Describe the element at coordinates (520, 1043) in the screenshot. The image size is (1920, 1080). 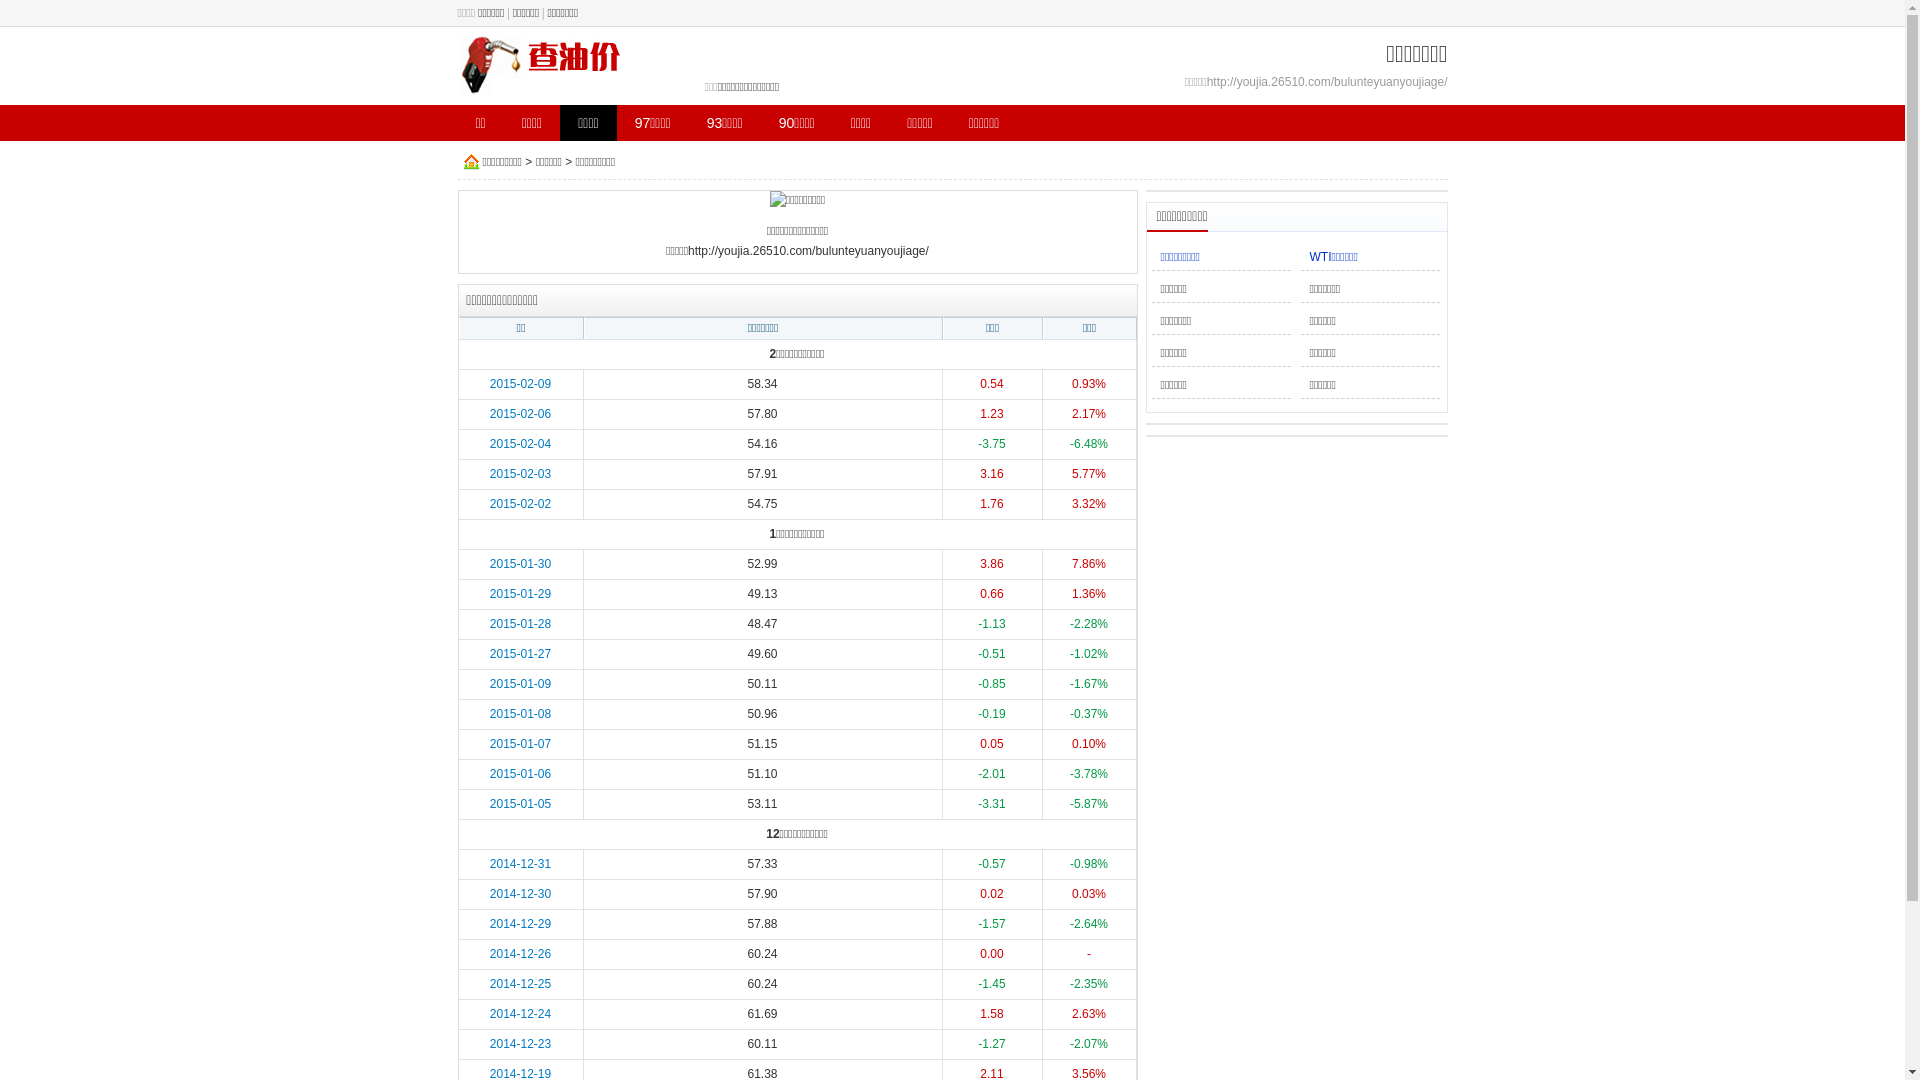
I see `'2014-12-23'` at that location.